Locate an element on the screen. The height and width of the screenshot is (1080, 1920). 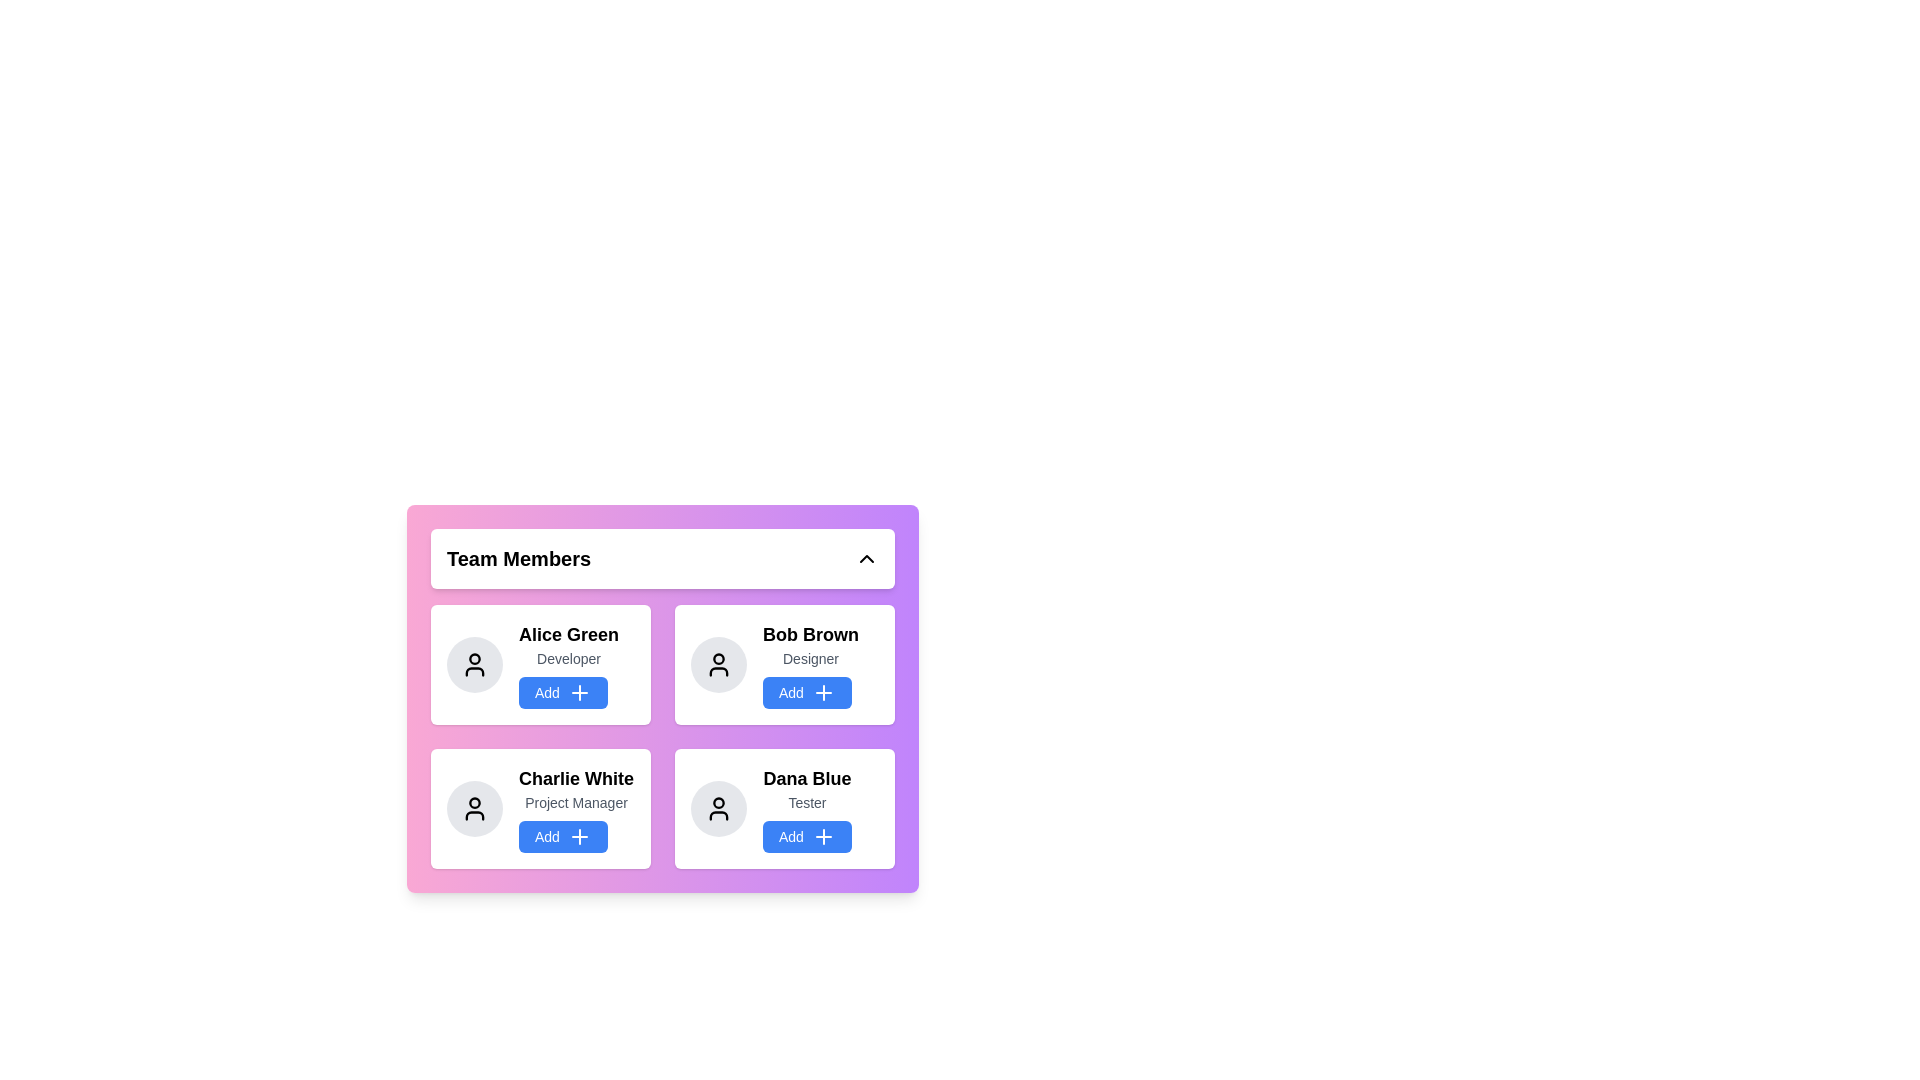
the chevron-up icon located in the top-right corner next to the 'Team Members' title is located at coordinates (867, 559).